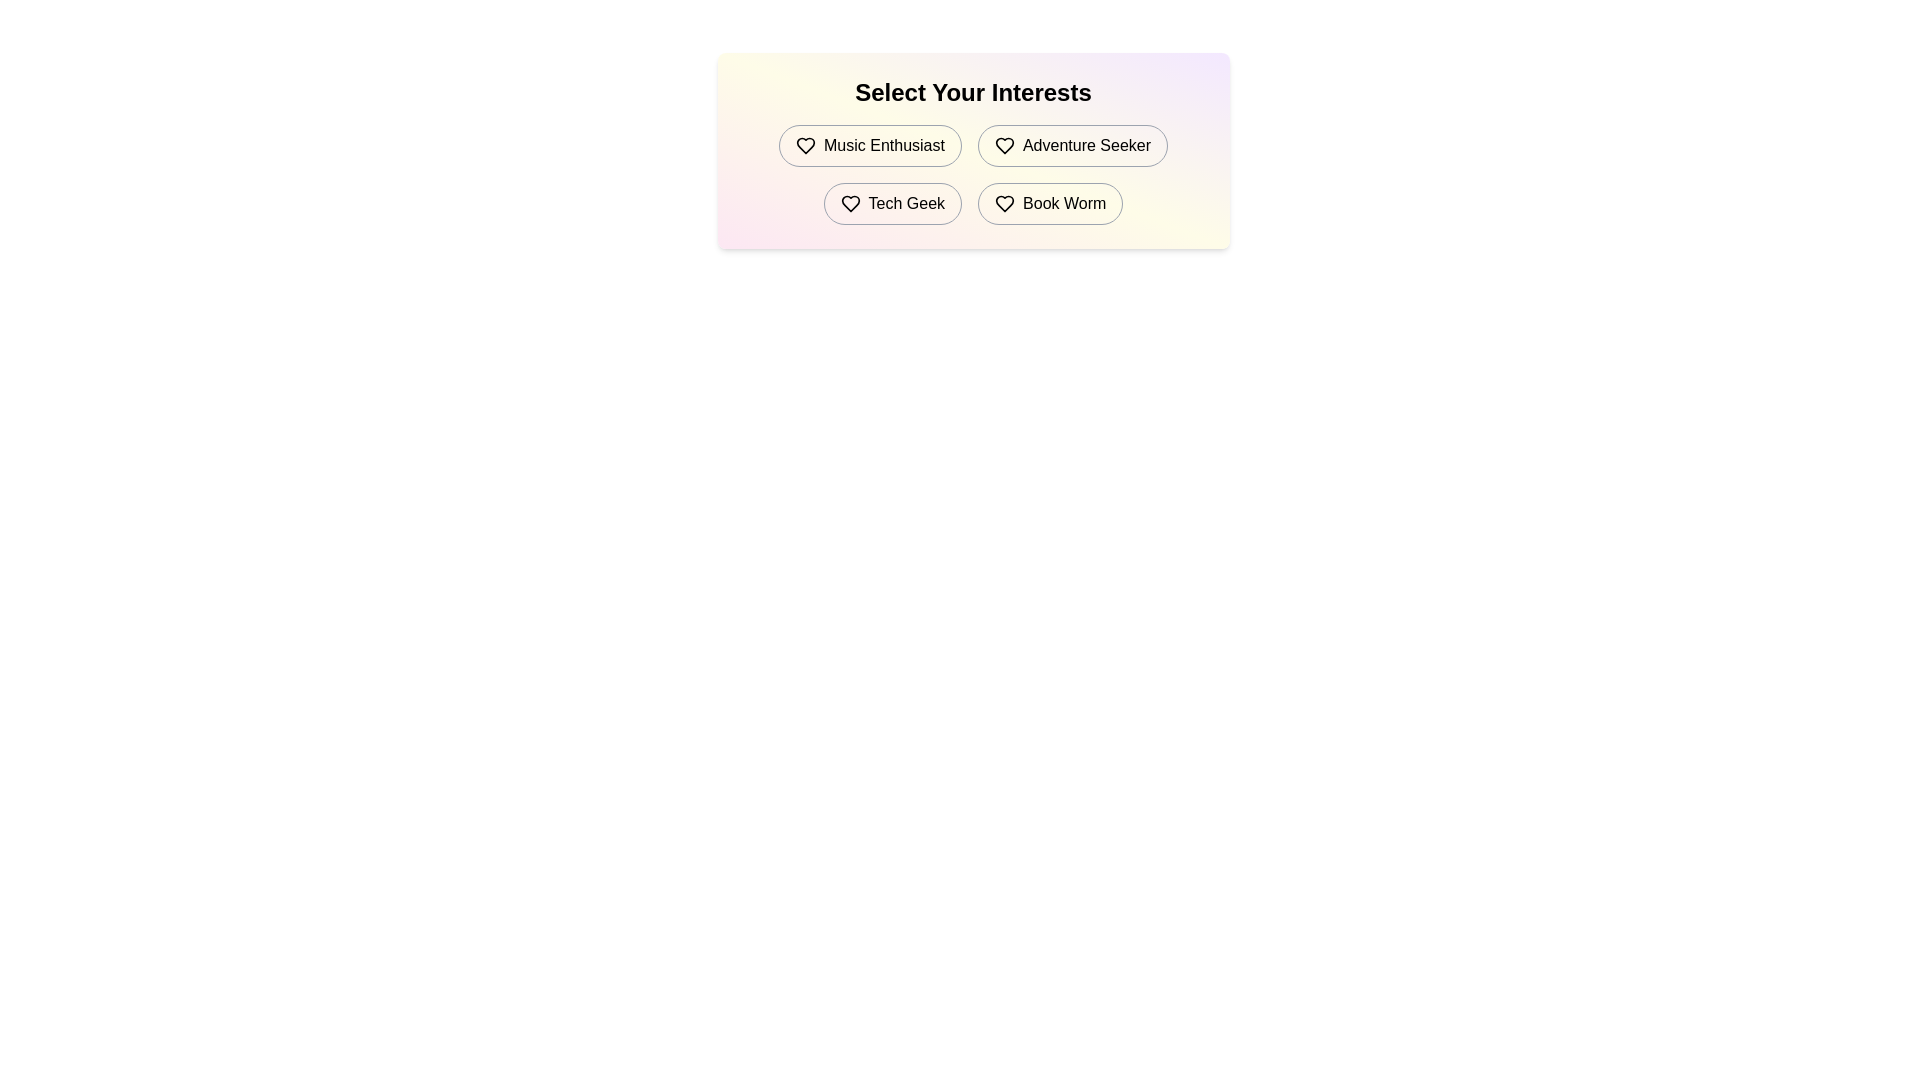  I want to click on the tag button labeled 'Music Enthusiast' to observe its hover effect, so click(870, 145).